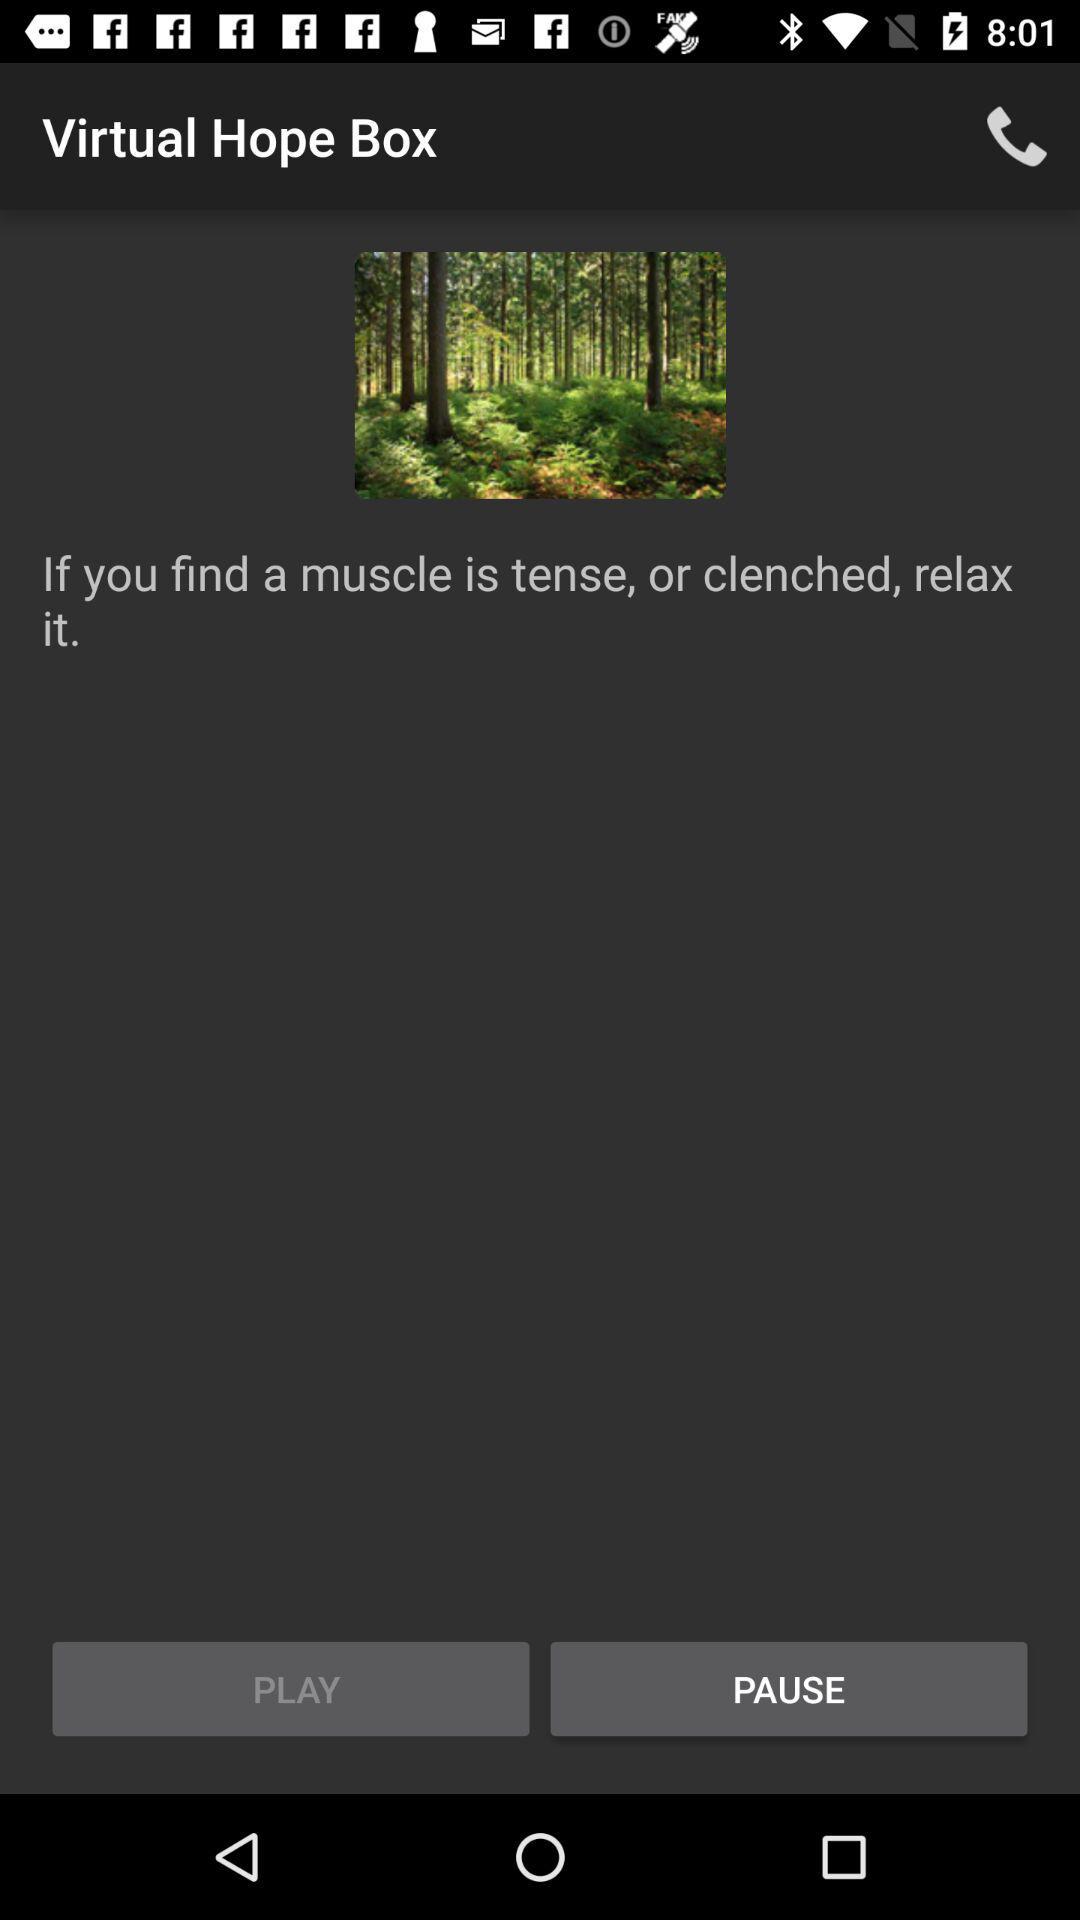 The height and width of the screenshot is (1920, 1080). Describe the element at coordinates (290, 1688) in the screenshot. I see `play` at that location.